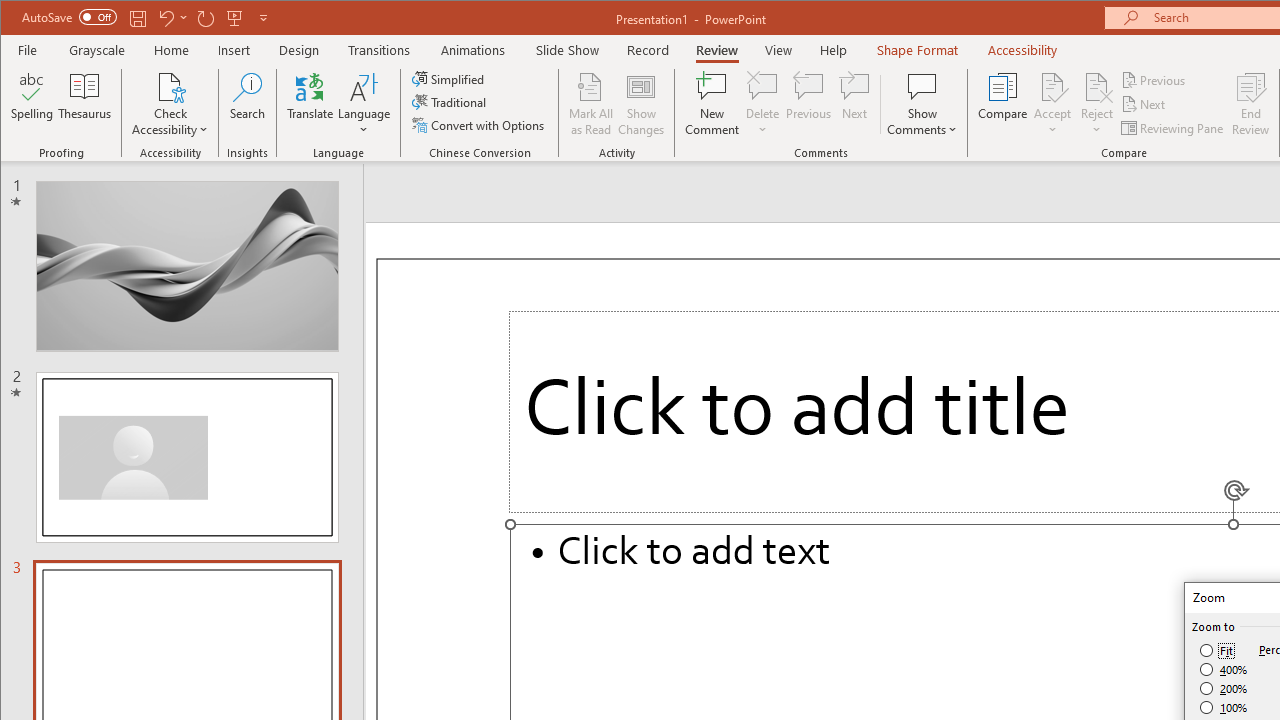 The image size is (1280, 720). Describe the element at coordinates (84, 104) in the screenshot. I see `'Thesaurus...'` at that location.